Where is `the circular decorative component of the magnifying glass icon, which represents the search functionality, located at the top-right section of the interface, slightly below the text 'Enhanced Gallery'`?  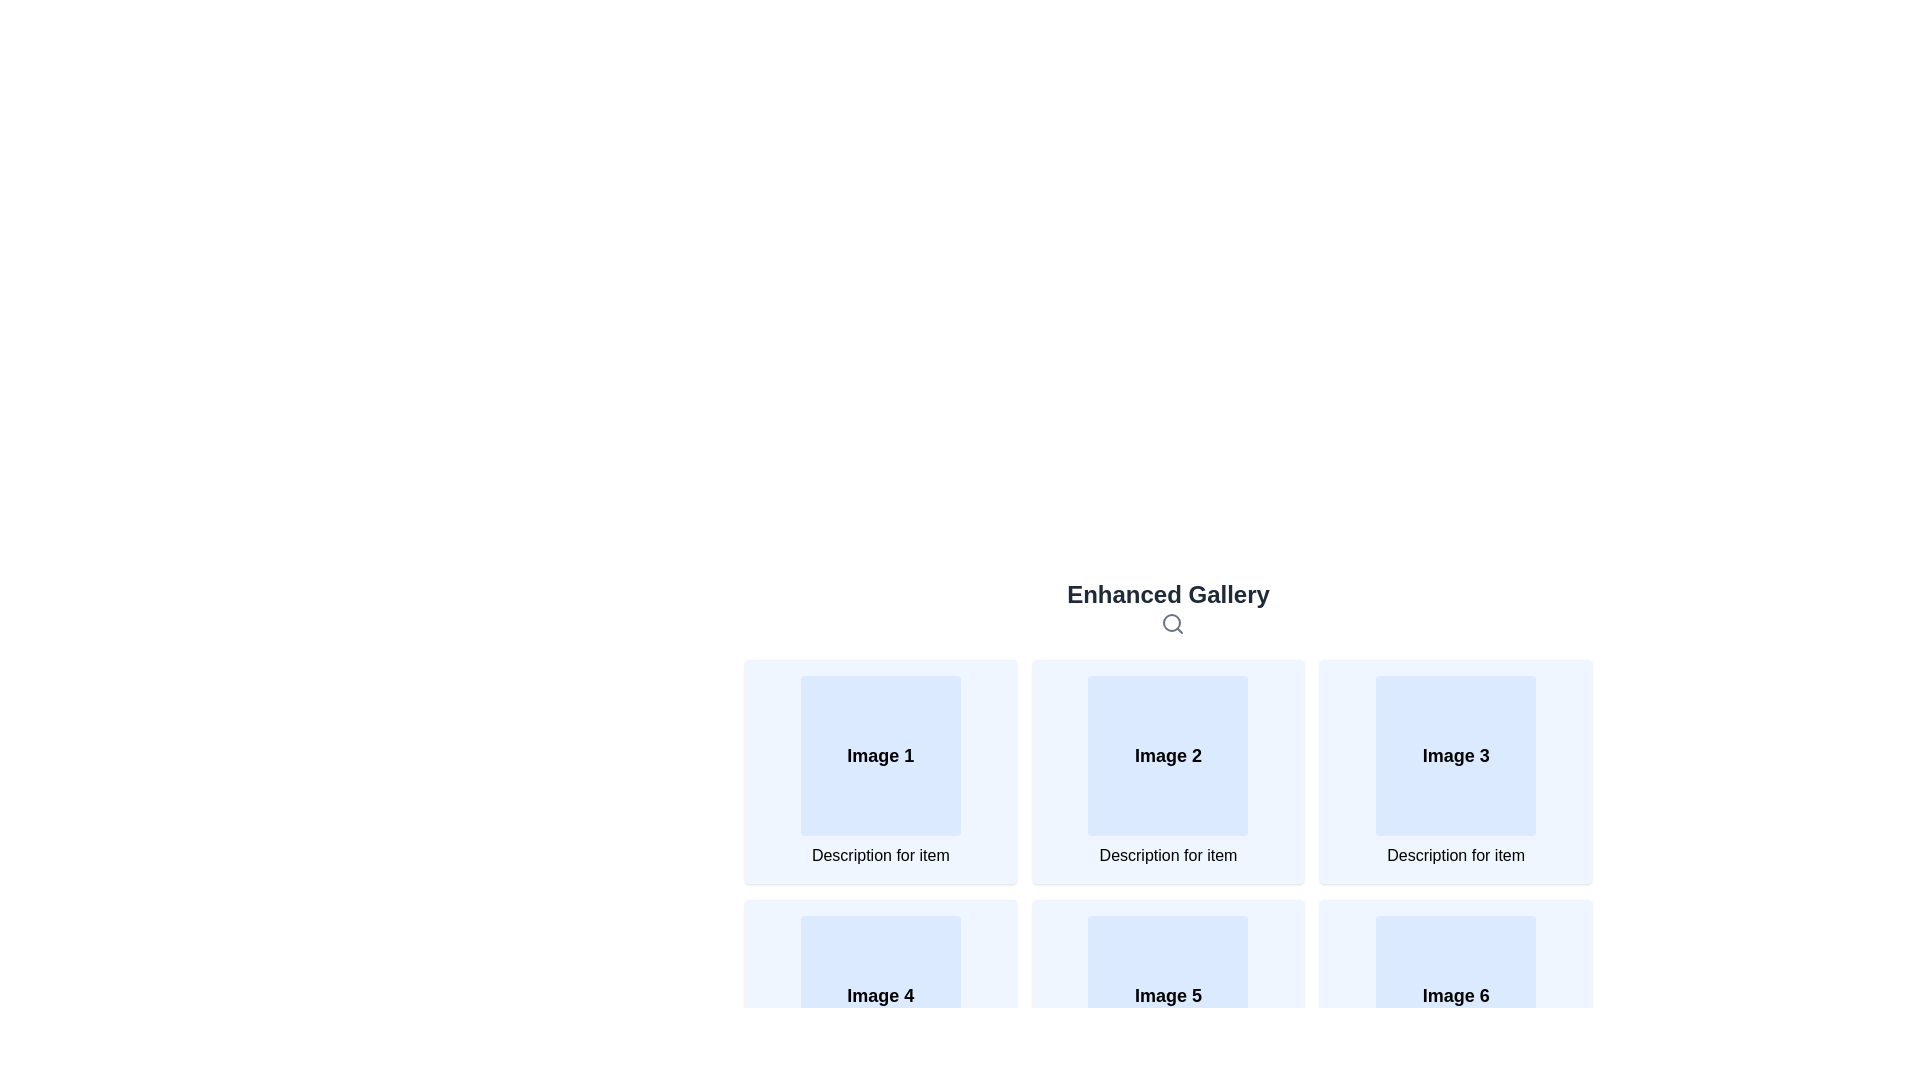 the circular decorative component of the magnifying glass icon, which represents the search functionality, located at the top-right section of the interface, slightly below the text 'Enhanced Gallery' is located at coordinates (1171, 621).